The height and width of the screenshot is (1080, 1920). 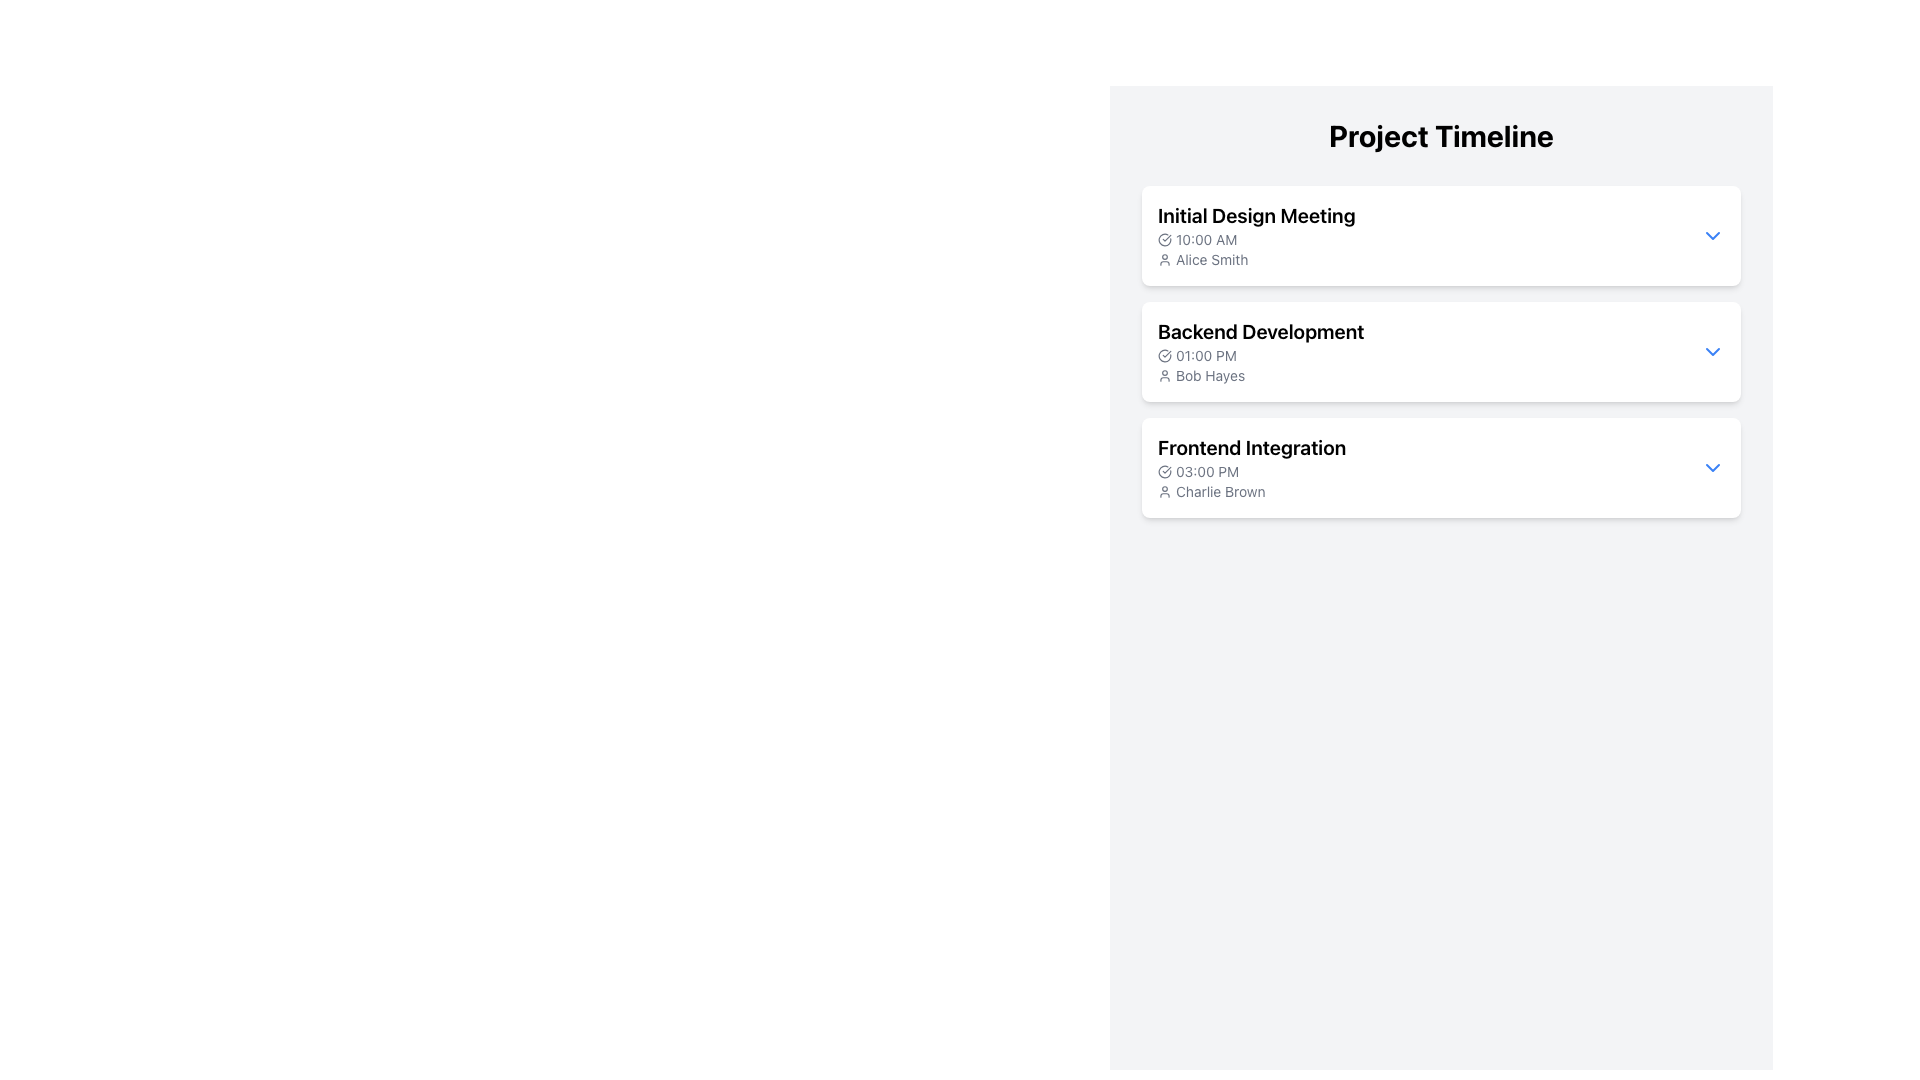 What do you see at coordinates (1712, 234) in the screenshot?
I see `the dropdown toggle icon located at the rightmost position of the card labeled 'Initial Design Meeting'` at bounding box center [1712, 234].